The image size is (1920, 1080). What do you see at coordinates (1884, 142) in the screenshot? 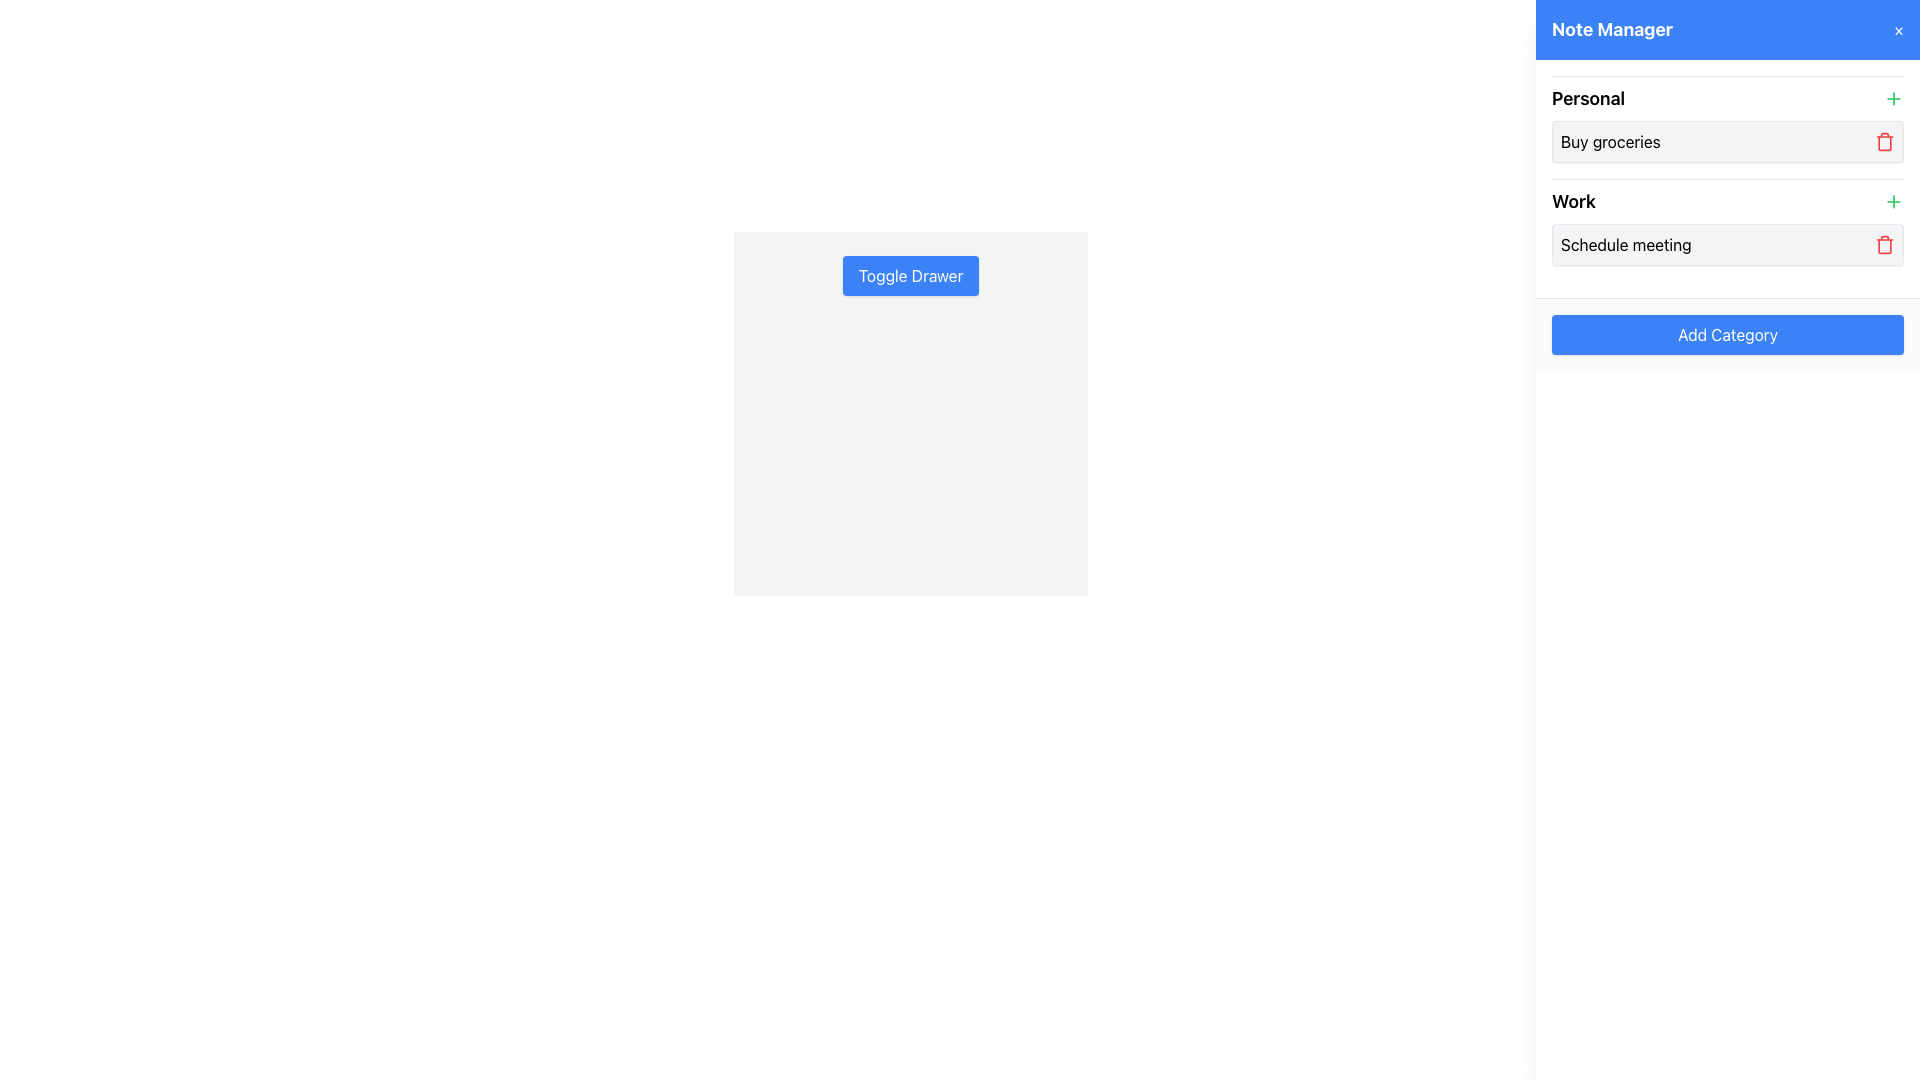
I see `the trash bin icon element located at the bottom-right area of the interface for a different action in the Note Manager` at bounding box center [1884, 142].